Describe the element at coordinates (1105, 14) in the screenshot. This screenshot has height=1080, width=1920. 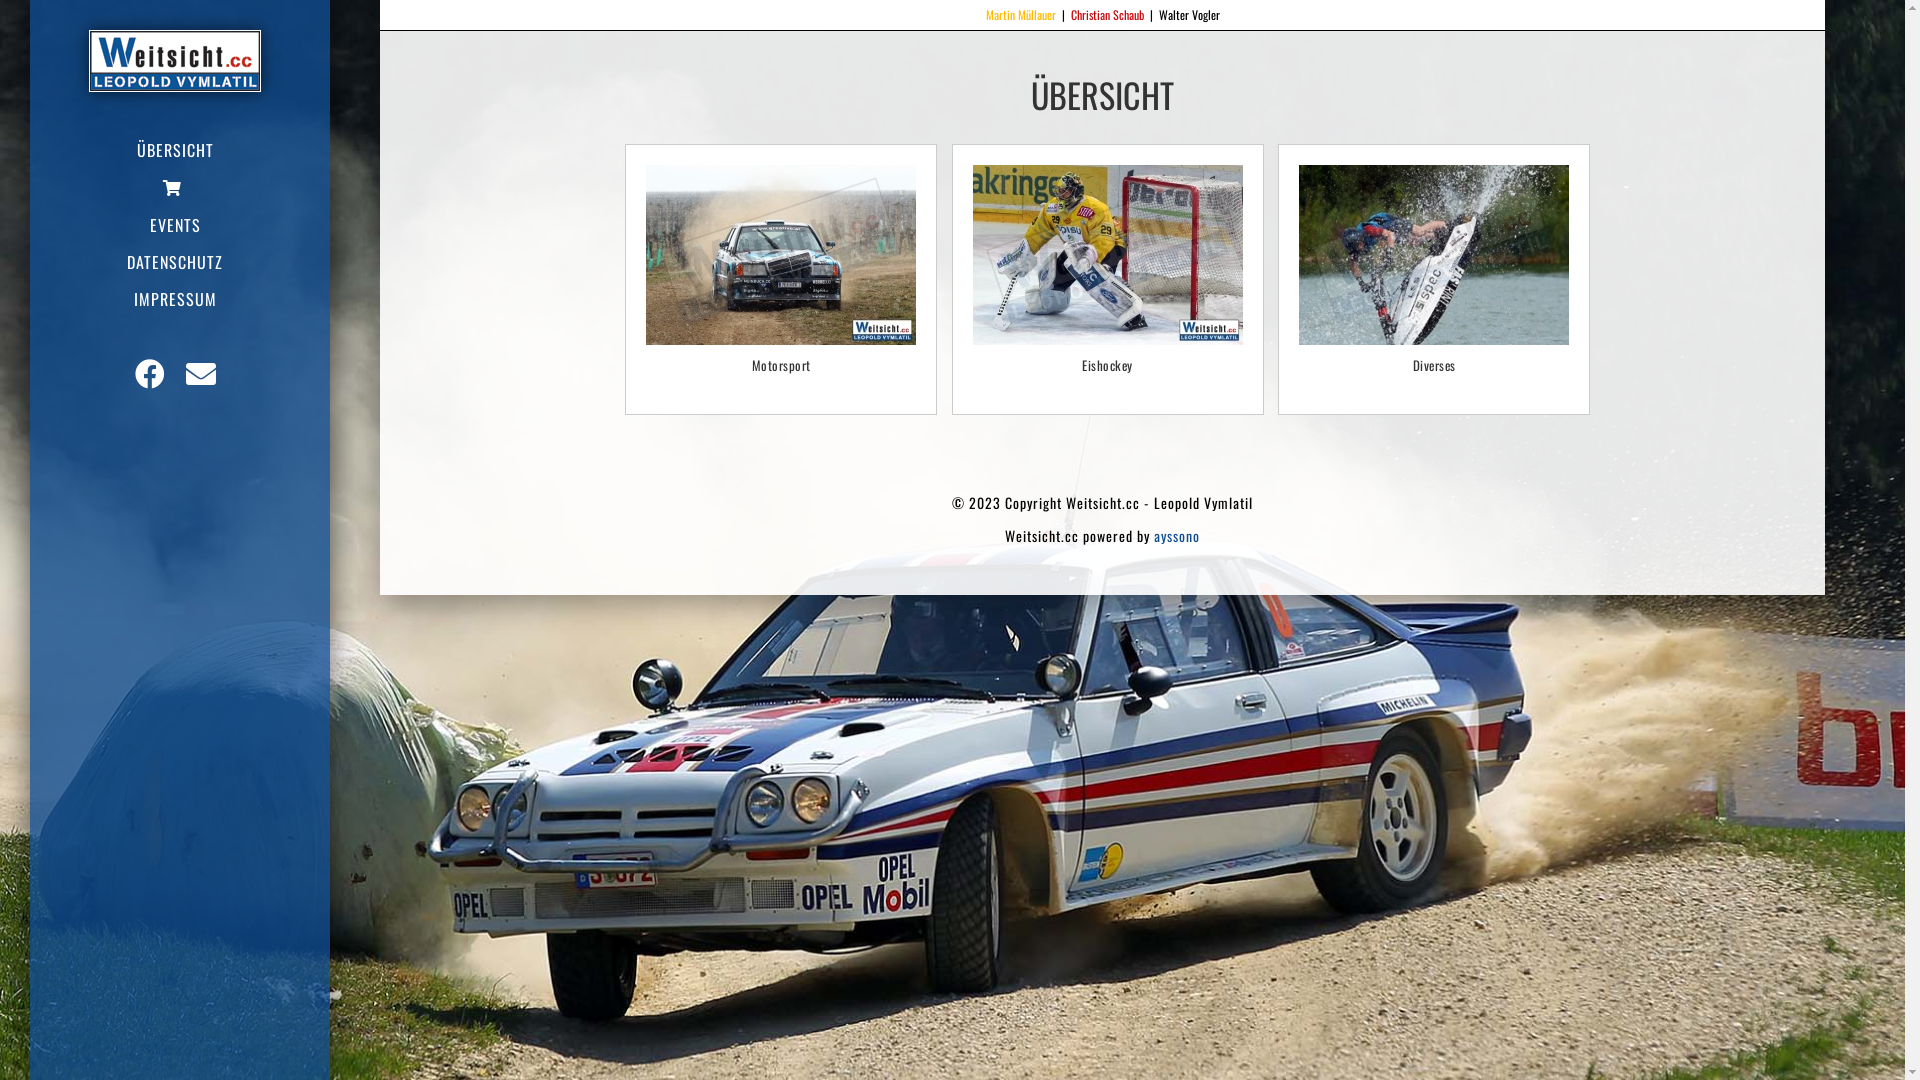
I see `'Christian Schaub'` at that location.